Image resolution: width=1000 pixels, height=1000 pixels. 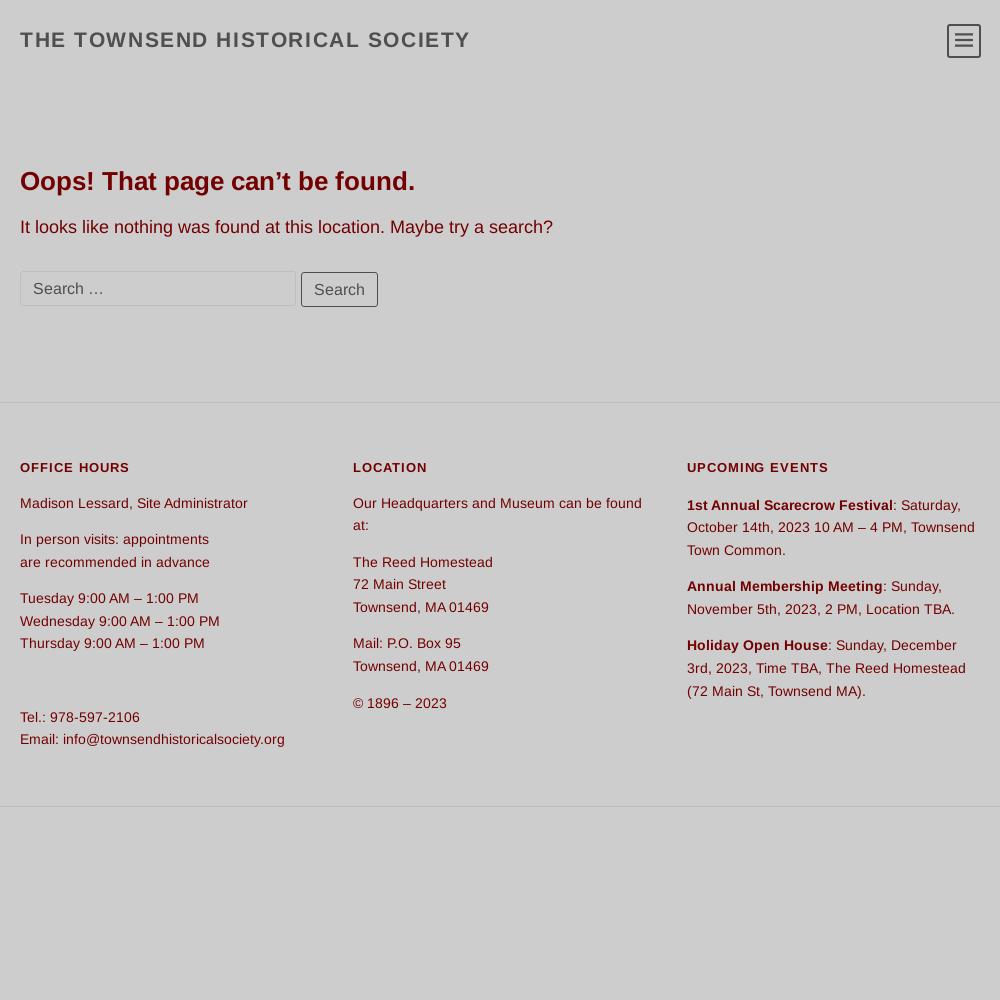 What do you see at coordinates (73, 465) in the screenshot?
I see `'Office Hours'` at bounding box center [73, 465].